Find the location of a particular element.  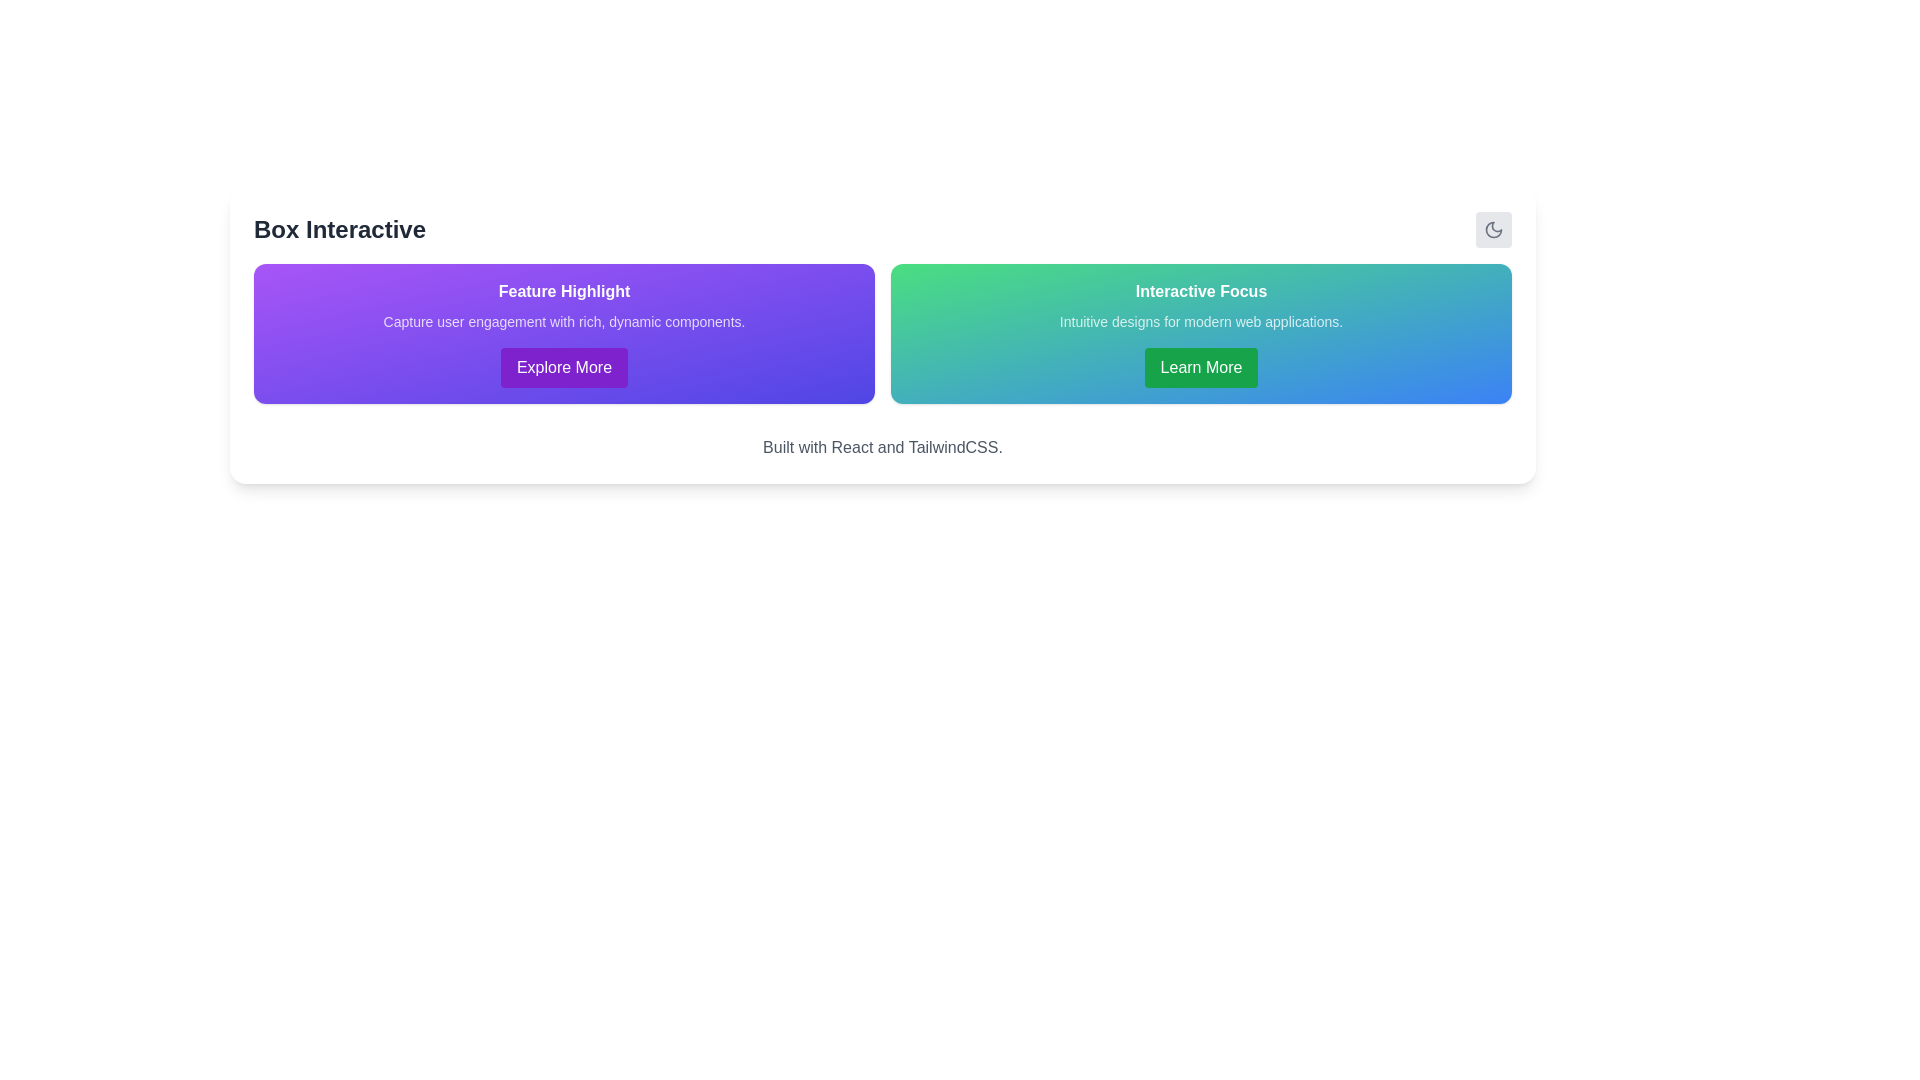

the 'Learn More' button with a green background that changes to teal on hover, located below the title 'Interactive Focus' is located at coordinates (1200, 367).